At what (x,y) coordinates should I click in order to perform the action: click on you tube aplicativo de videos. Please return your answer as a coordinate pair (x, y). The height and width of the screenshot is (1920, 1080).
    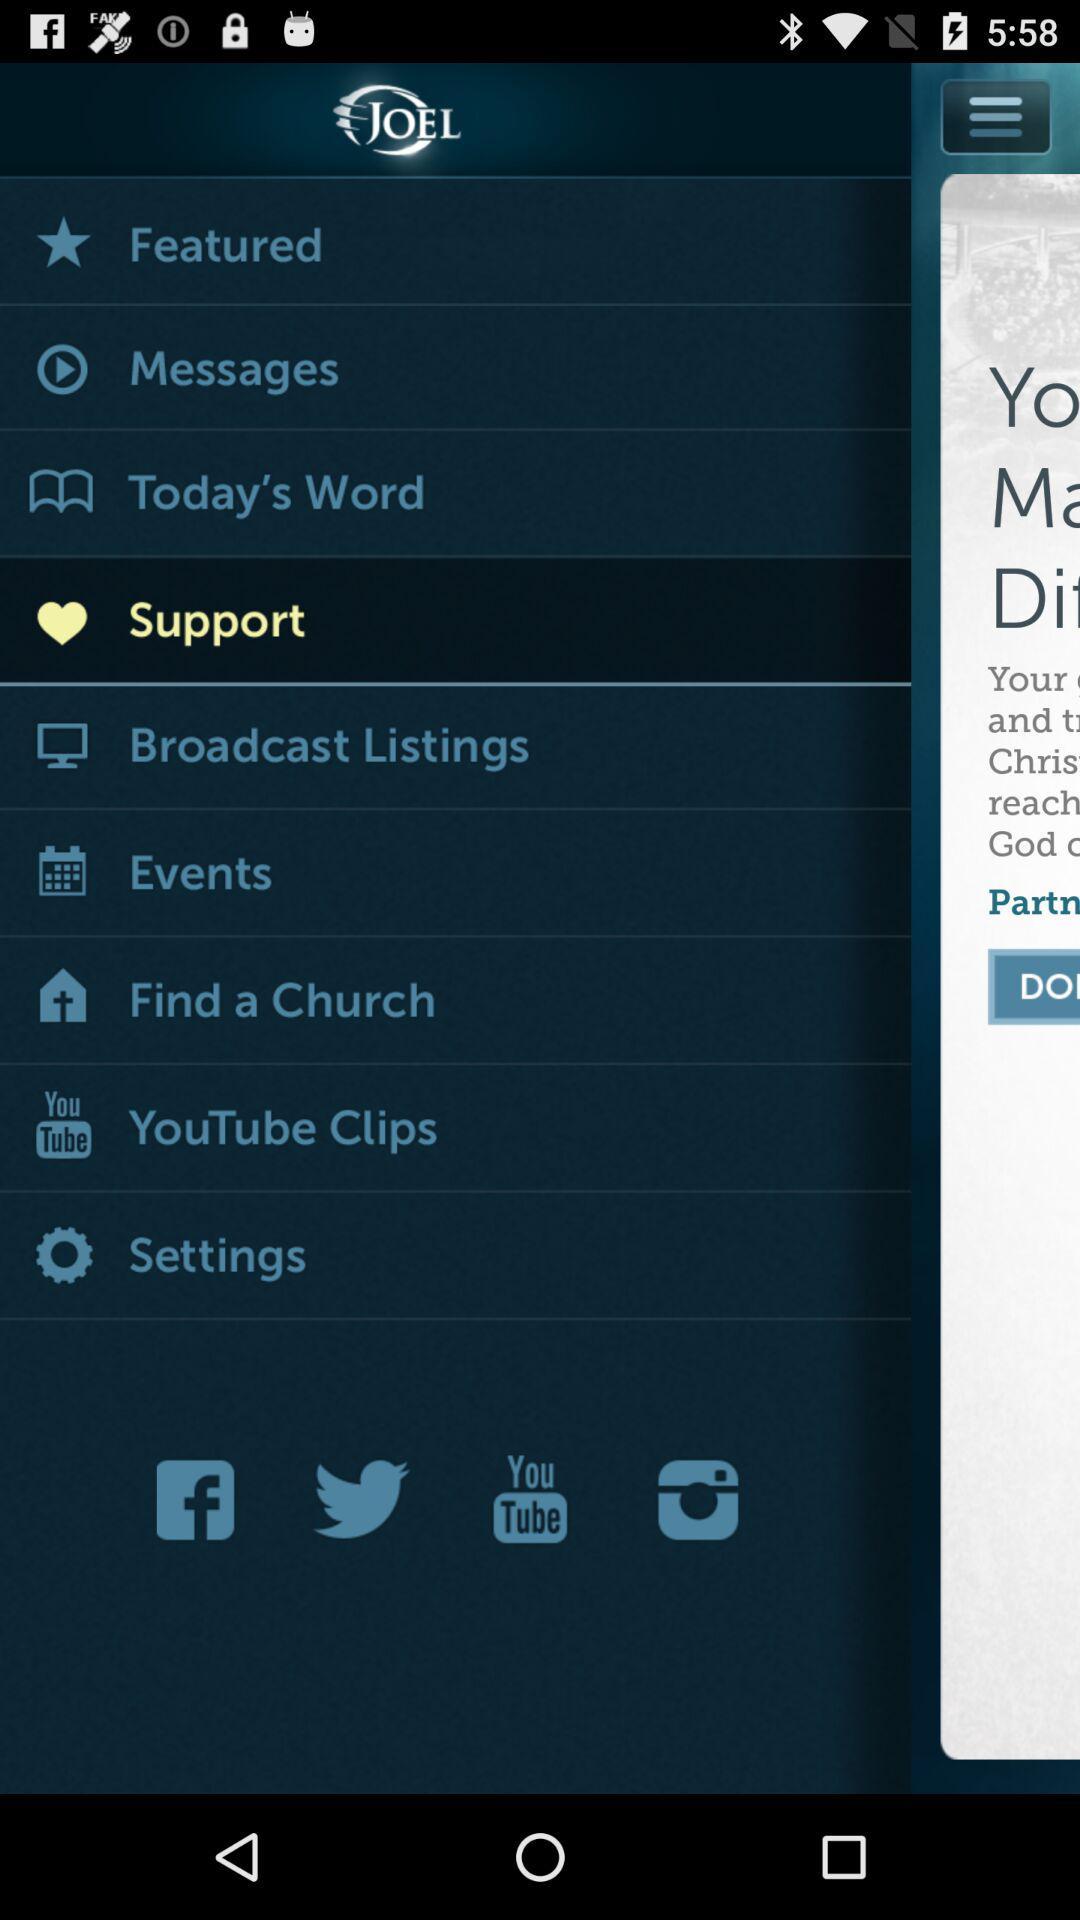
    Looking at the image, I should click on (529, 1499).